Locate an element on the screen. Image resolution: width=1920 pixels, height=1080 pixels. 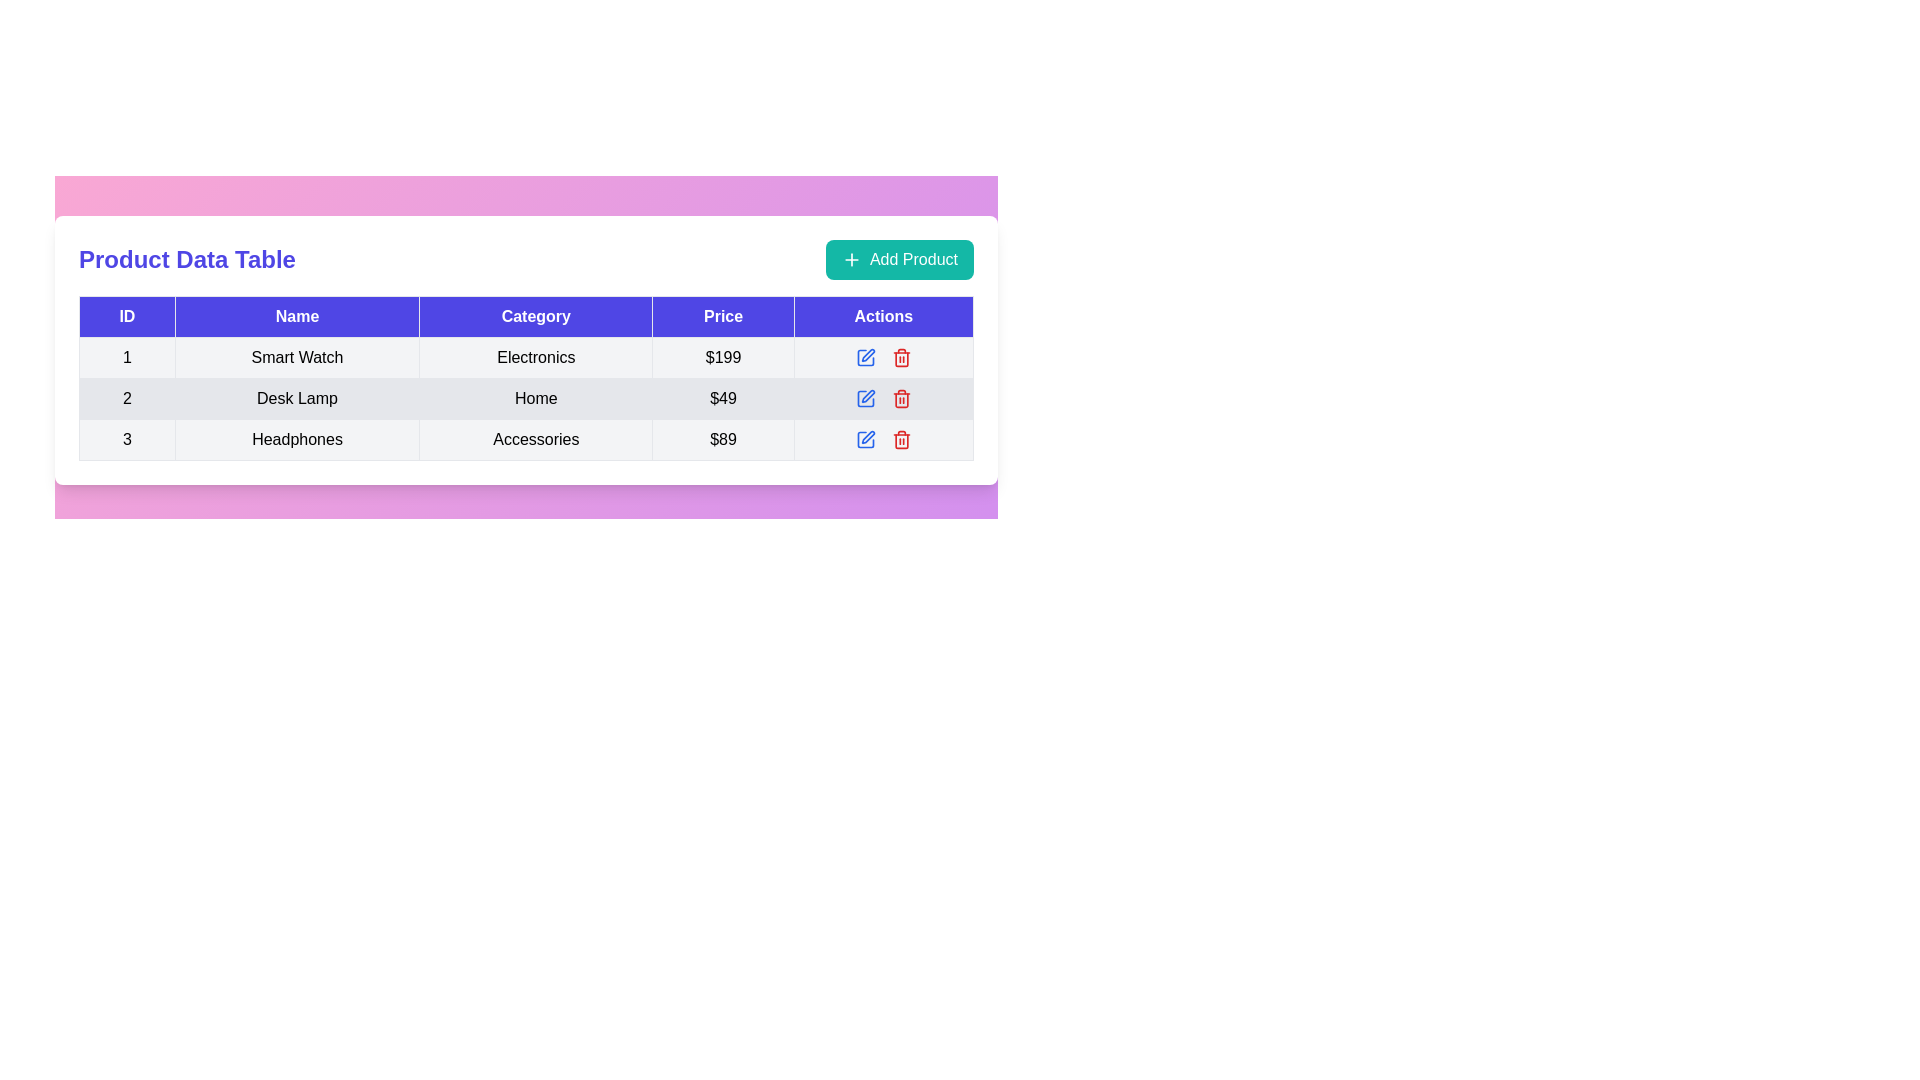
the cell in the third row of the product table to highlight it is located at coordinates (526, 438).